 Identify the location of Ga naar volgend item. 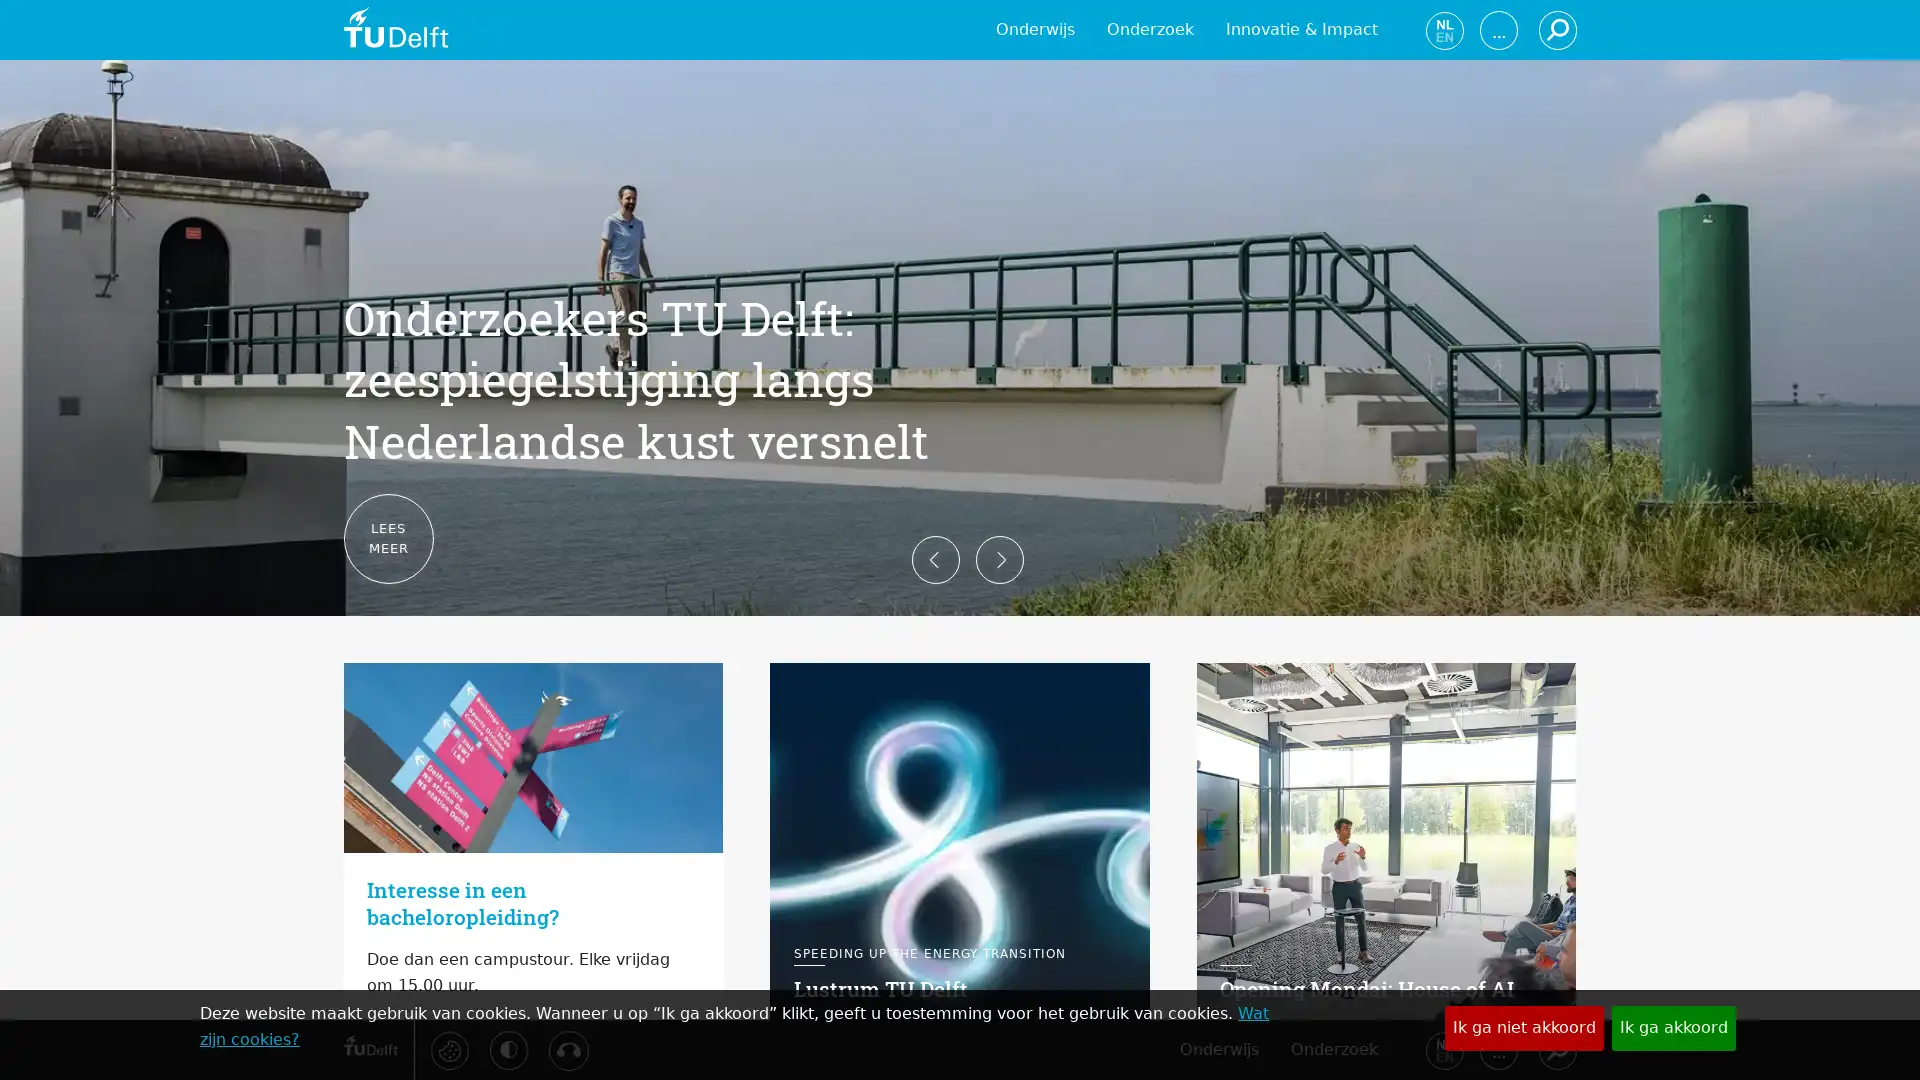
(1607, 540).